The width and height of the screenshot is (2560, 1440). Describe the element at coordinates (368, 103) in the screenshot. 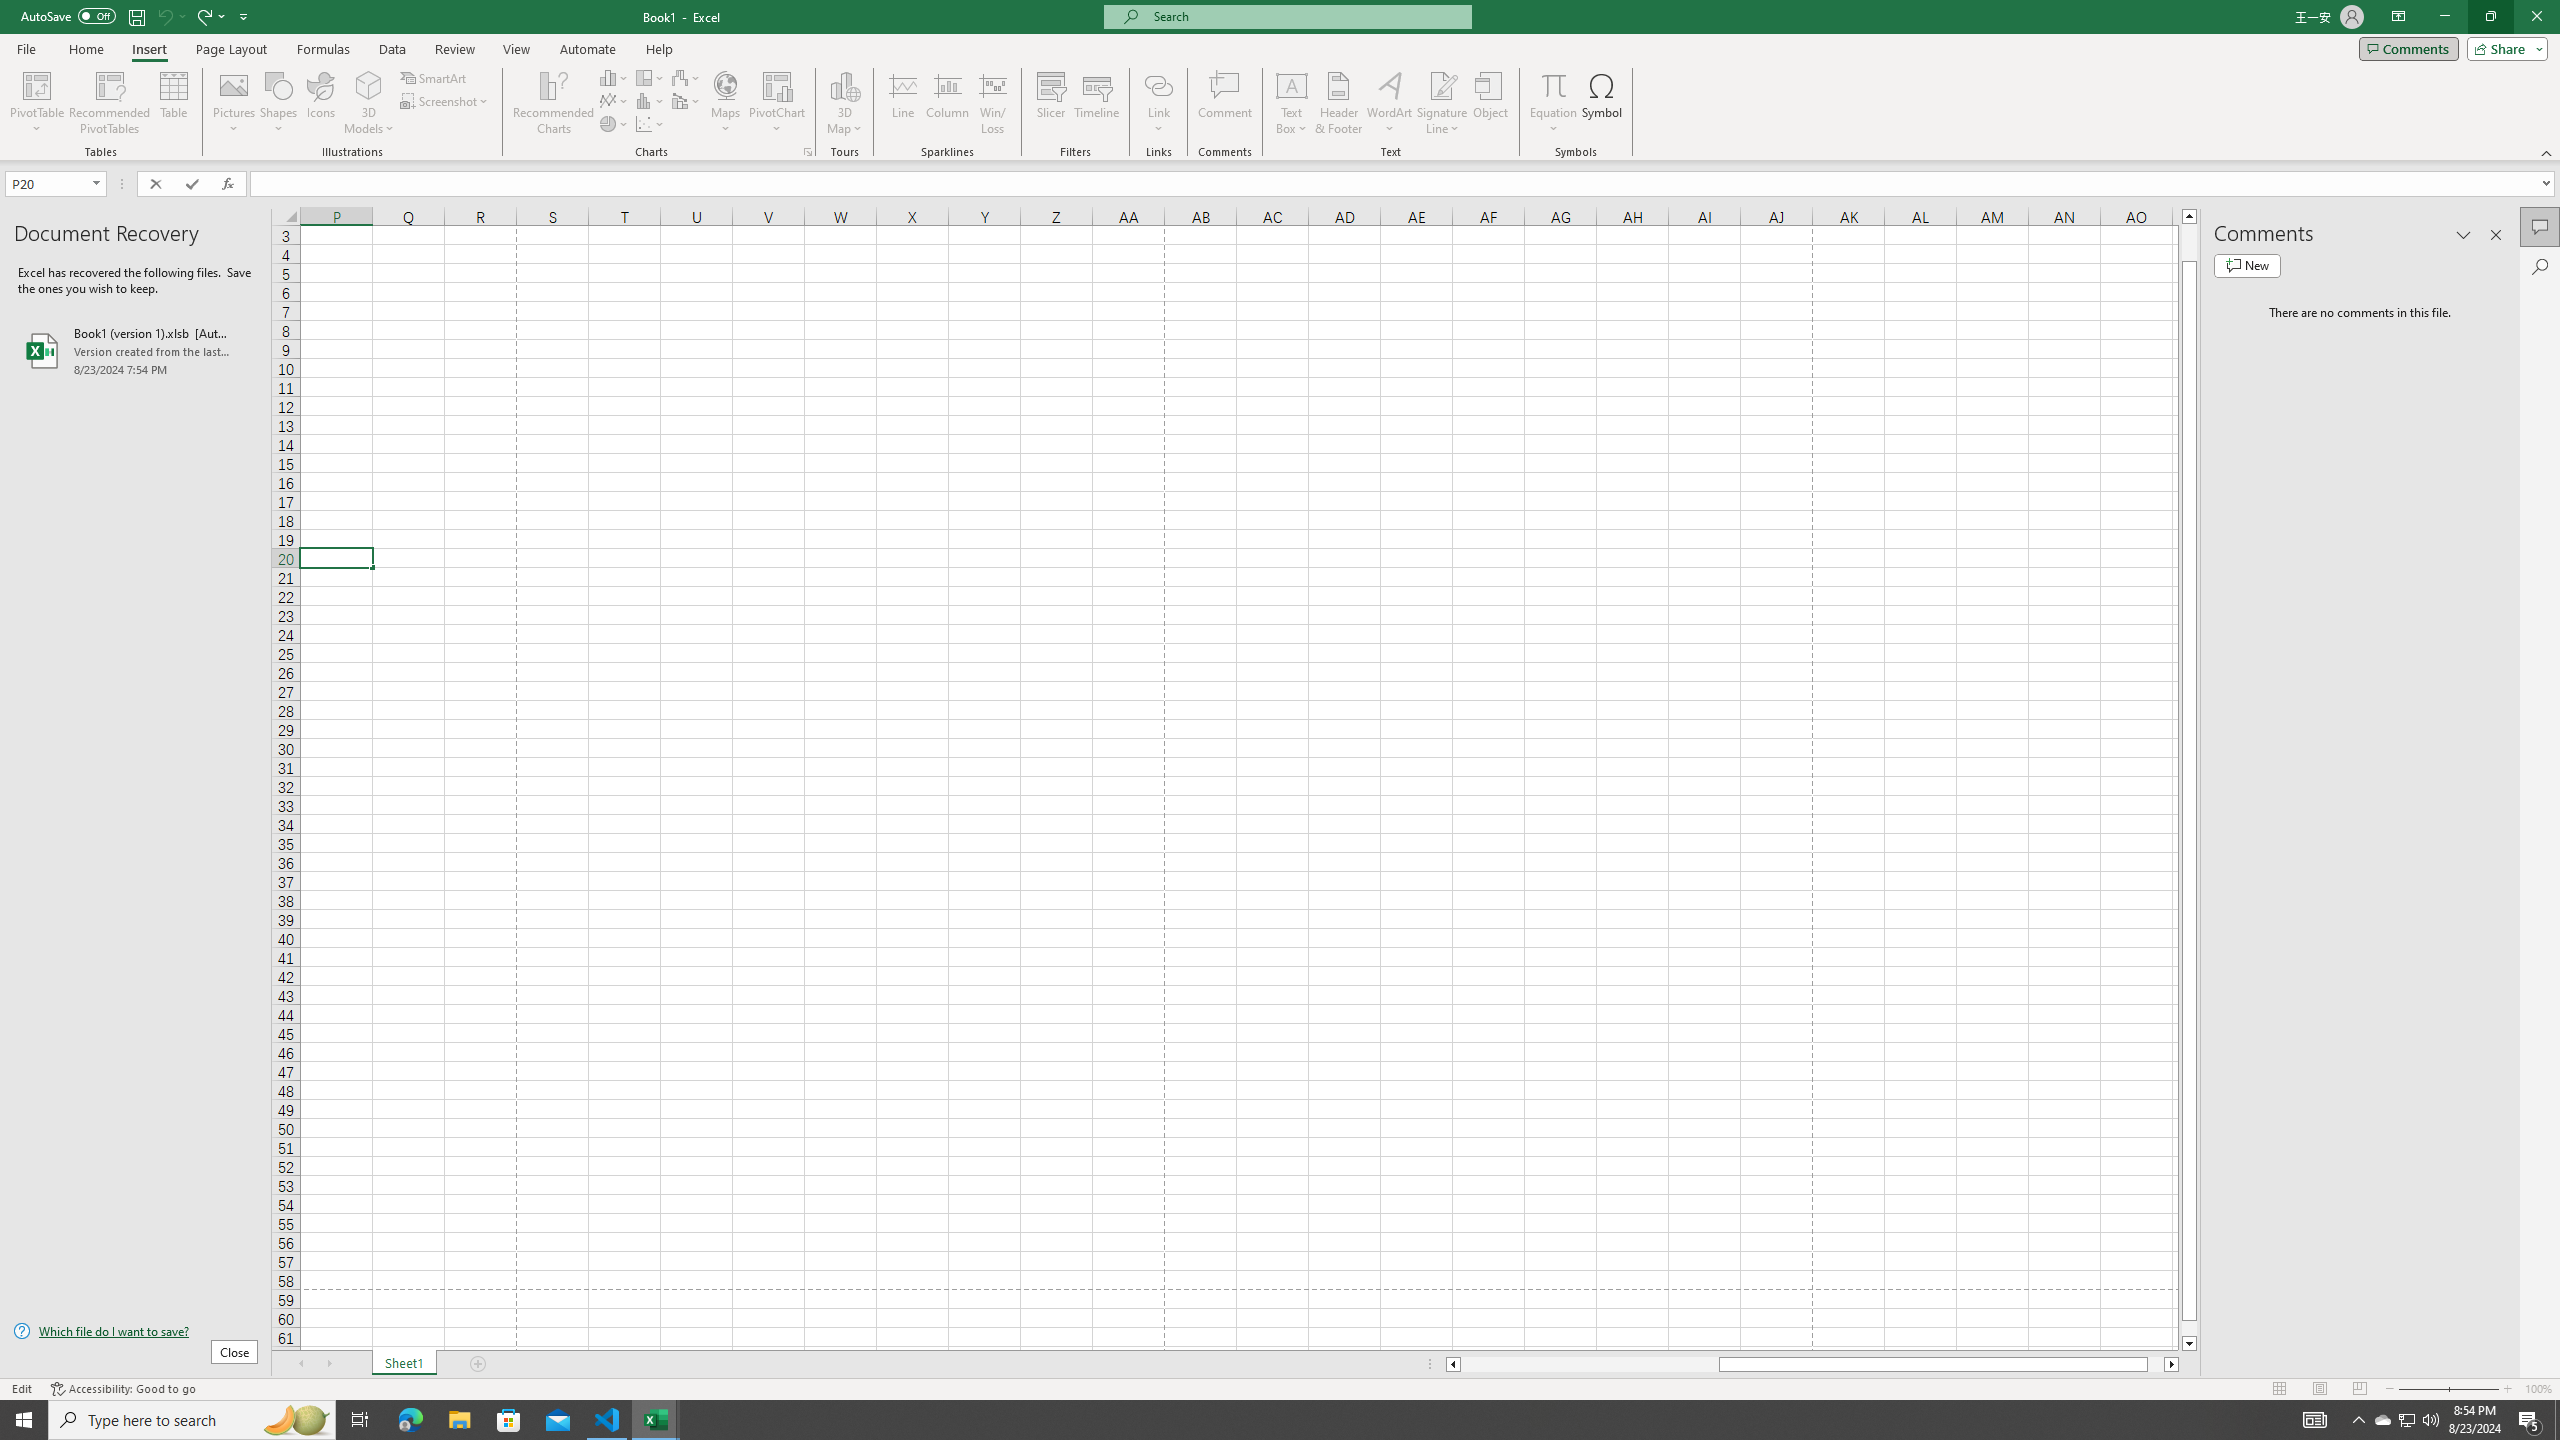

I see `'3D Models'` at that location.